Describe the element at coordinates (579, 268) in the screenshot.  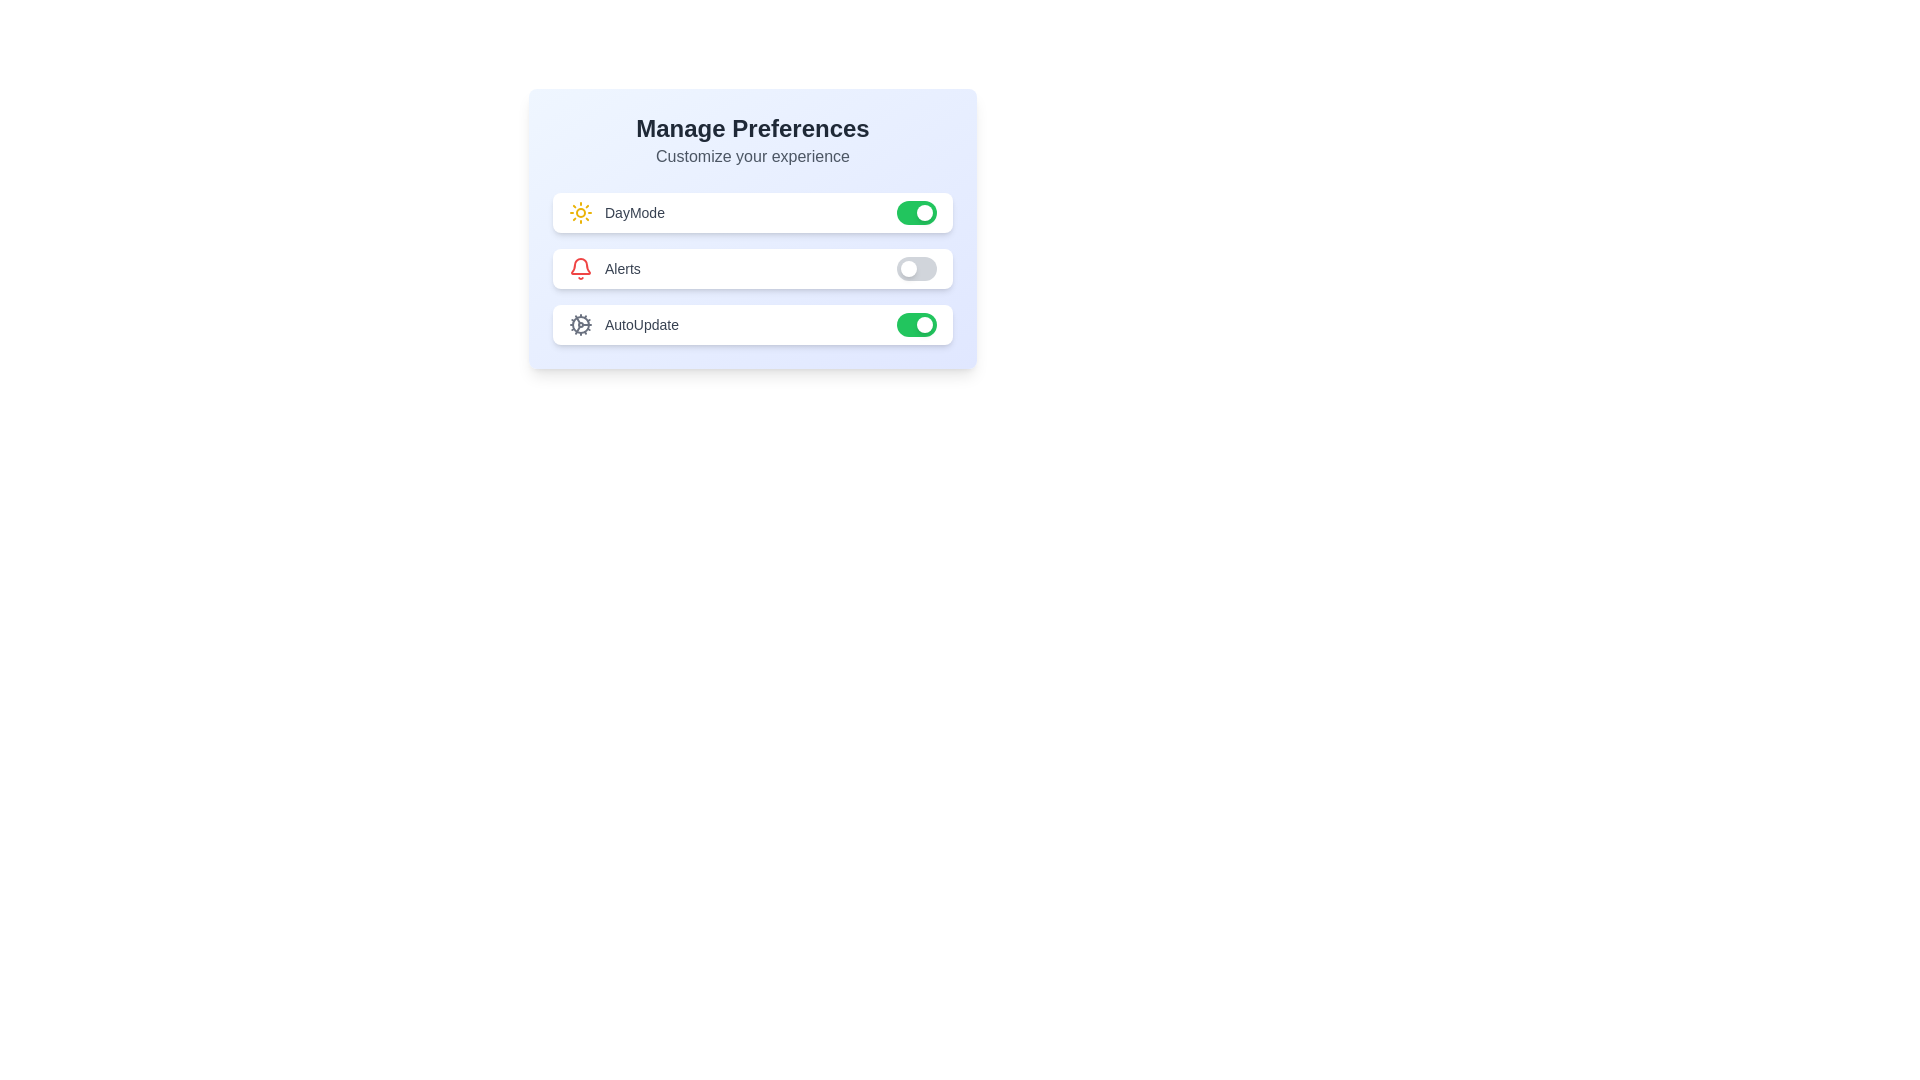
I see `the red outlined bell icon located in the 'Alerts' row of the preference settings panel, positioned to the immediate left of the 'Alerts' label text` at that location.